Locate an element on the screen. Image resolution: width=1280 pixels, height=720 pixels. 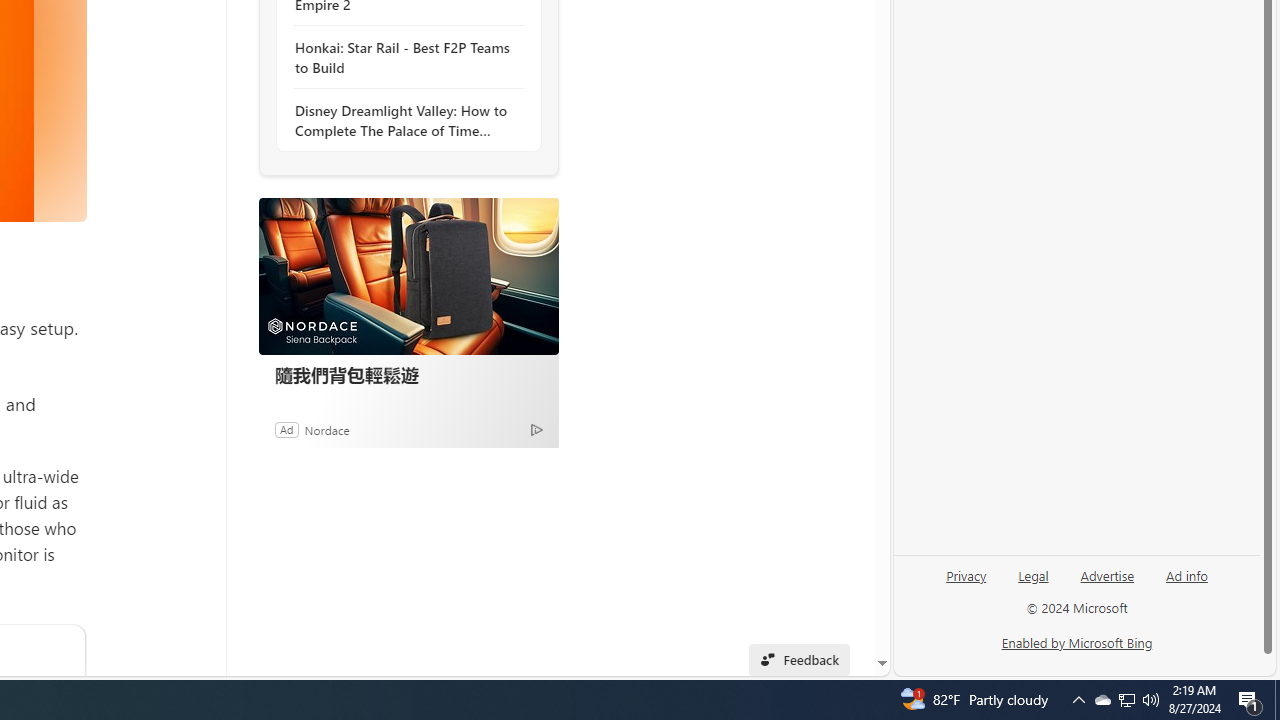
'Ad info' is located at coordinates (1186, 583).